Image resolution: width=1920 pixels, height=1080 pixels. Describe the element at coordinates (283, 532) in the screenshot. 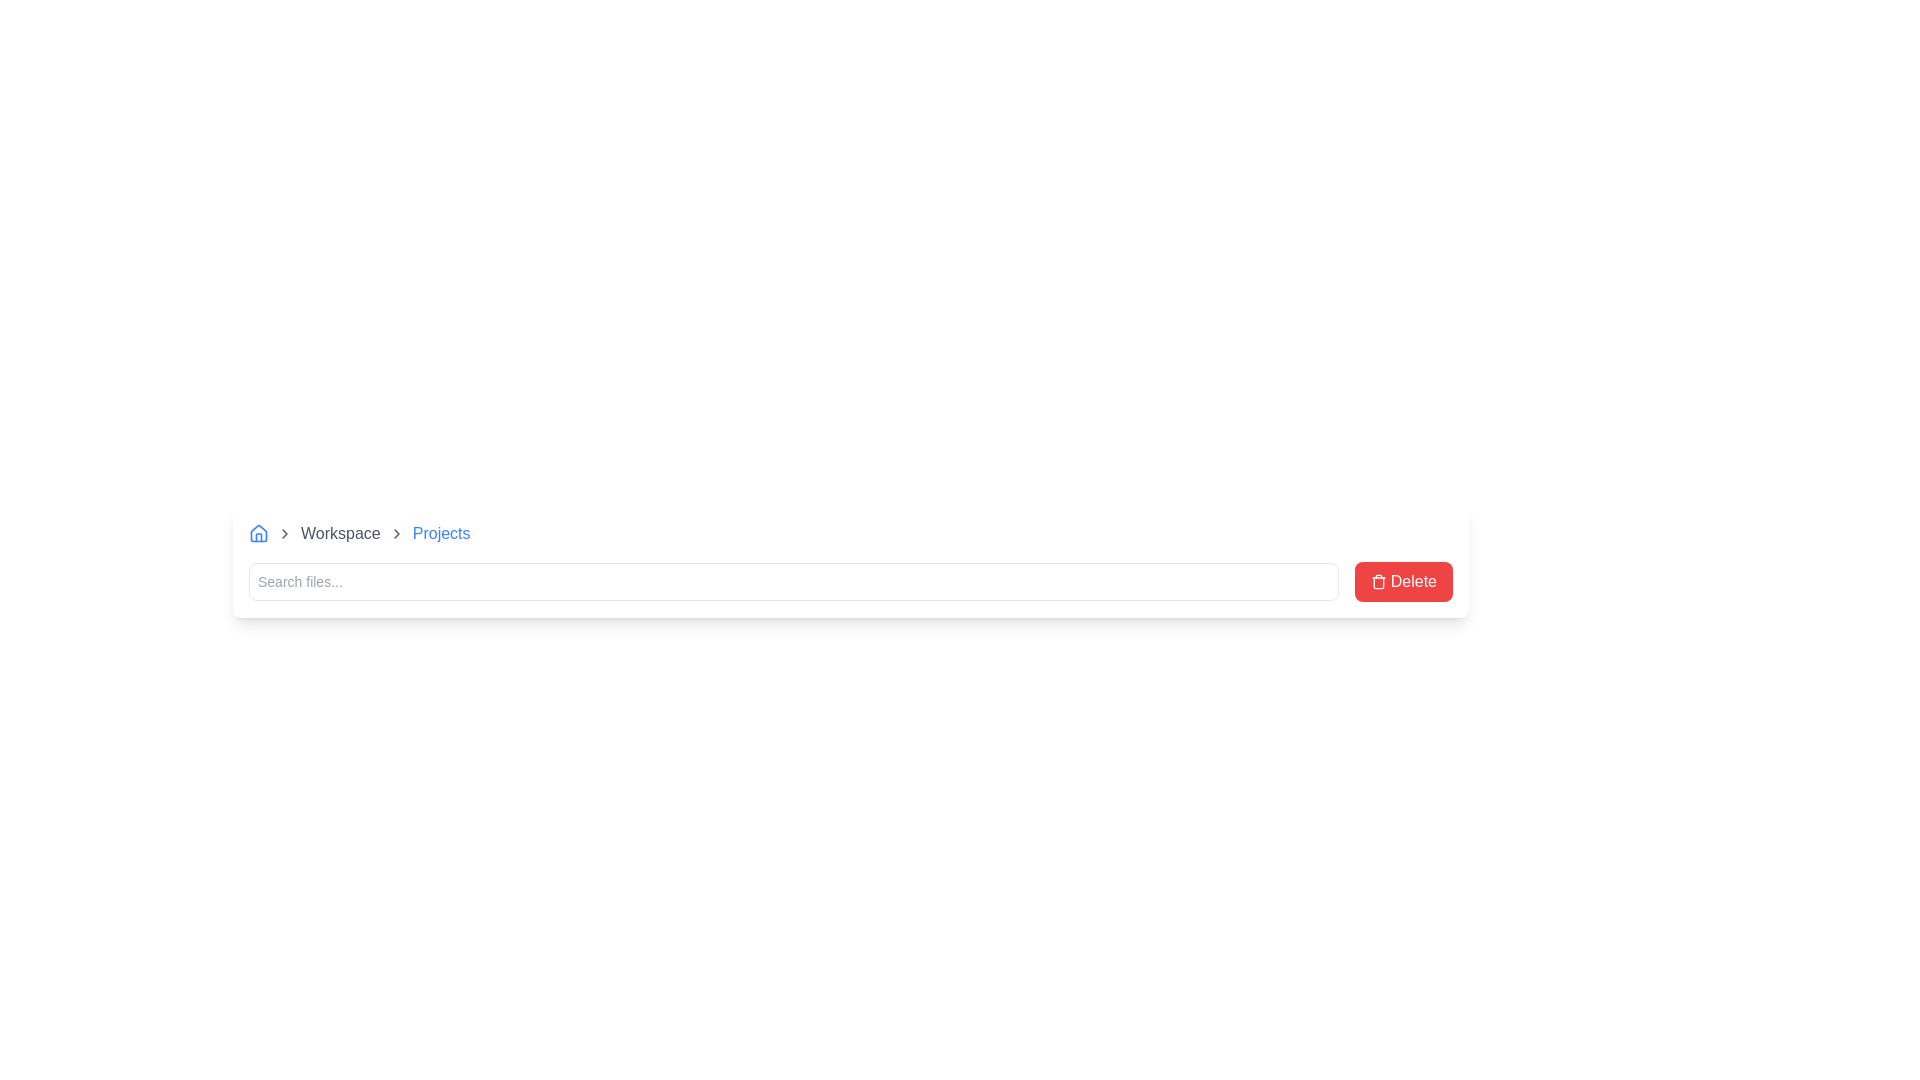

I see `the second icon in the breadcrumb navigation that separates 'Home' and 'Workspace'` at that location.